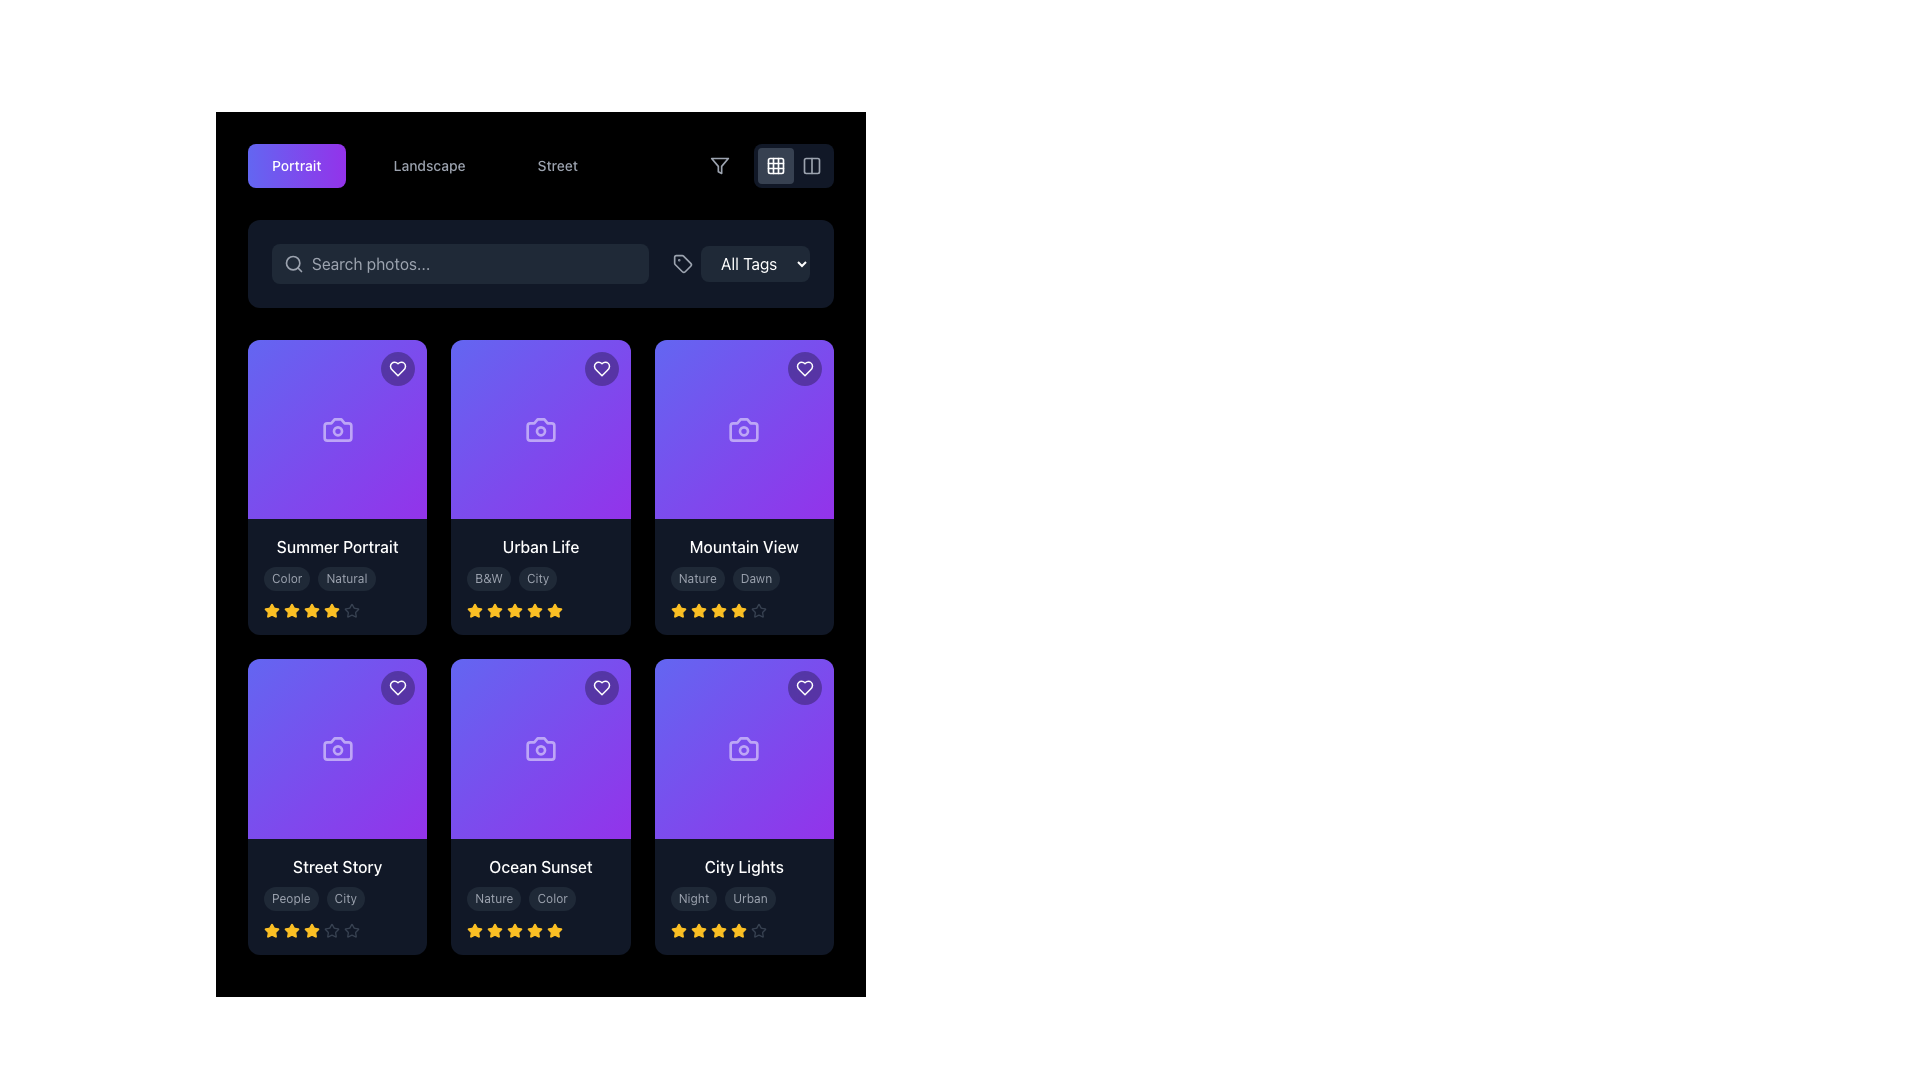  Describe the element at coordinates (805, 369) in the screenshot. I see `the heart icon button located in the upper-right corner of the 'Mountain View' card to mark it as a favorite` at that location.